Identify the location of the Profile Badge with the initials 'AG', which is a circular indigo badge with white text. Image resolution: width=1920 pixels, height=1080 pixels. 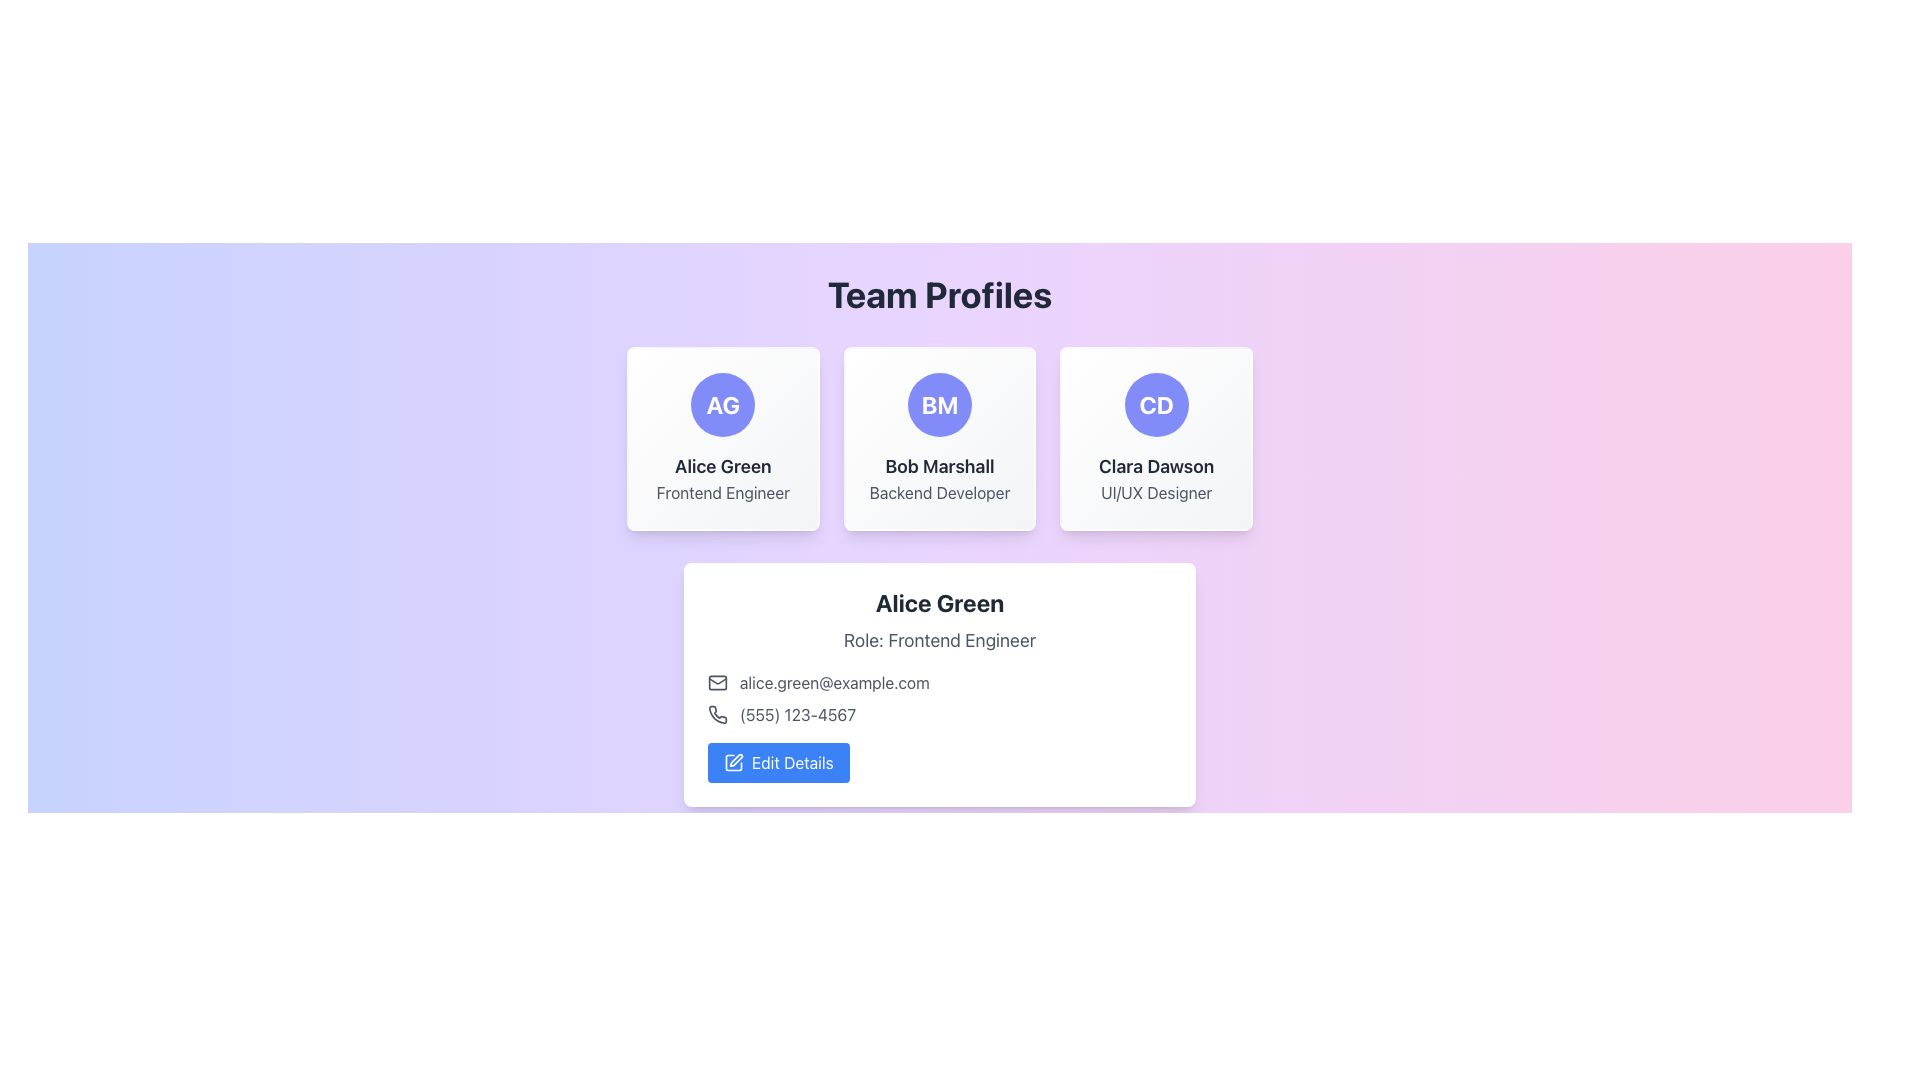
(722, 405).